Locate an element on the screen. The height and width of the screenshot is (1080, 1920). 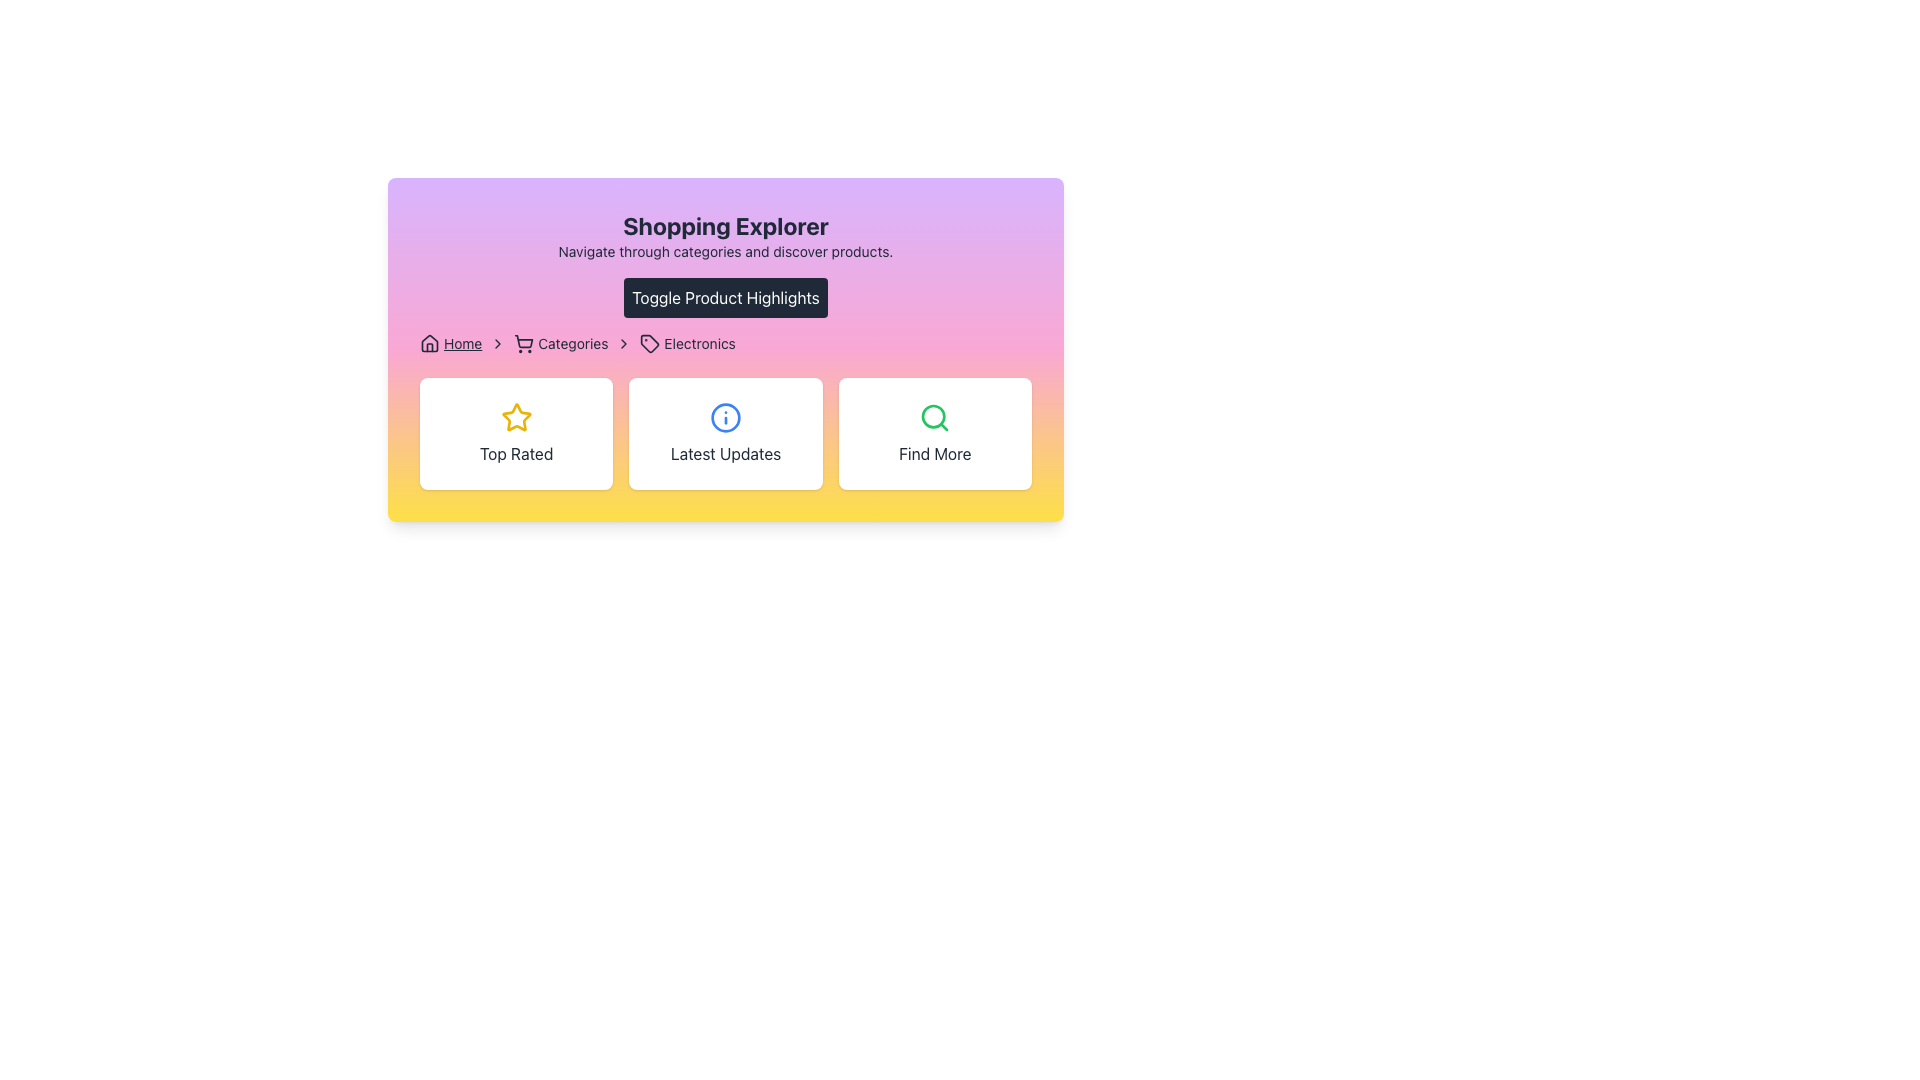
the house outline icon located at the beginning of the breadcrumb navigation is located at coordinates (429, 342).